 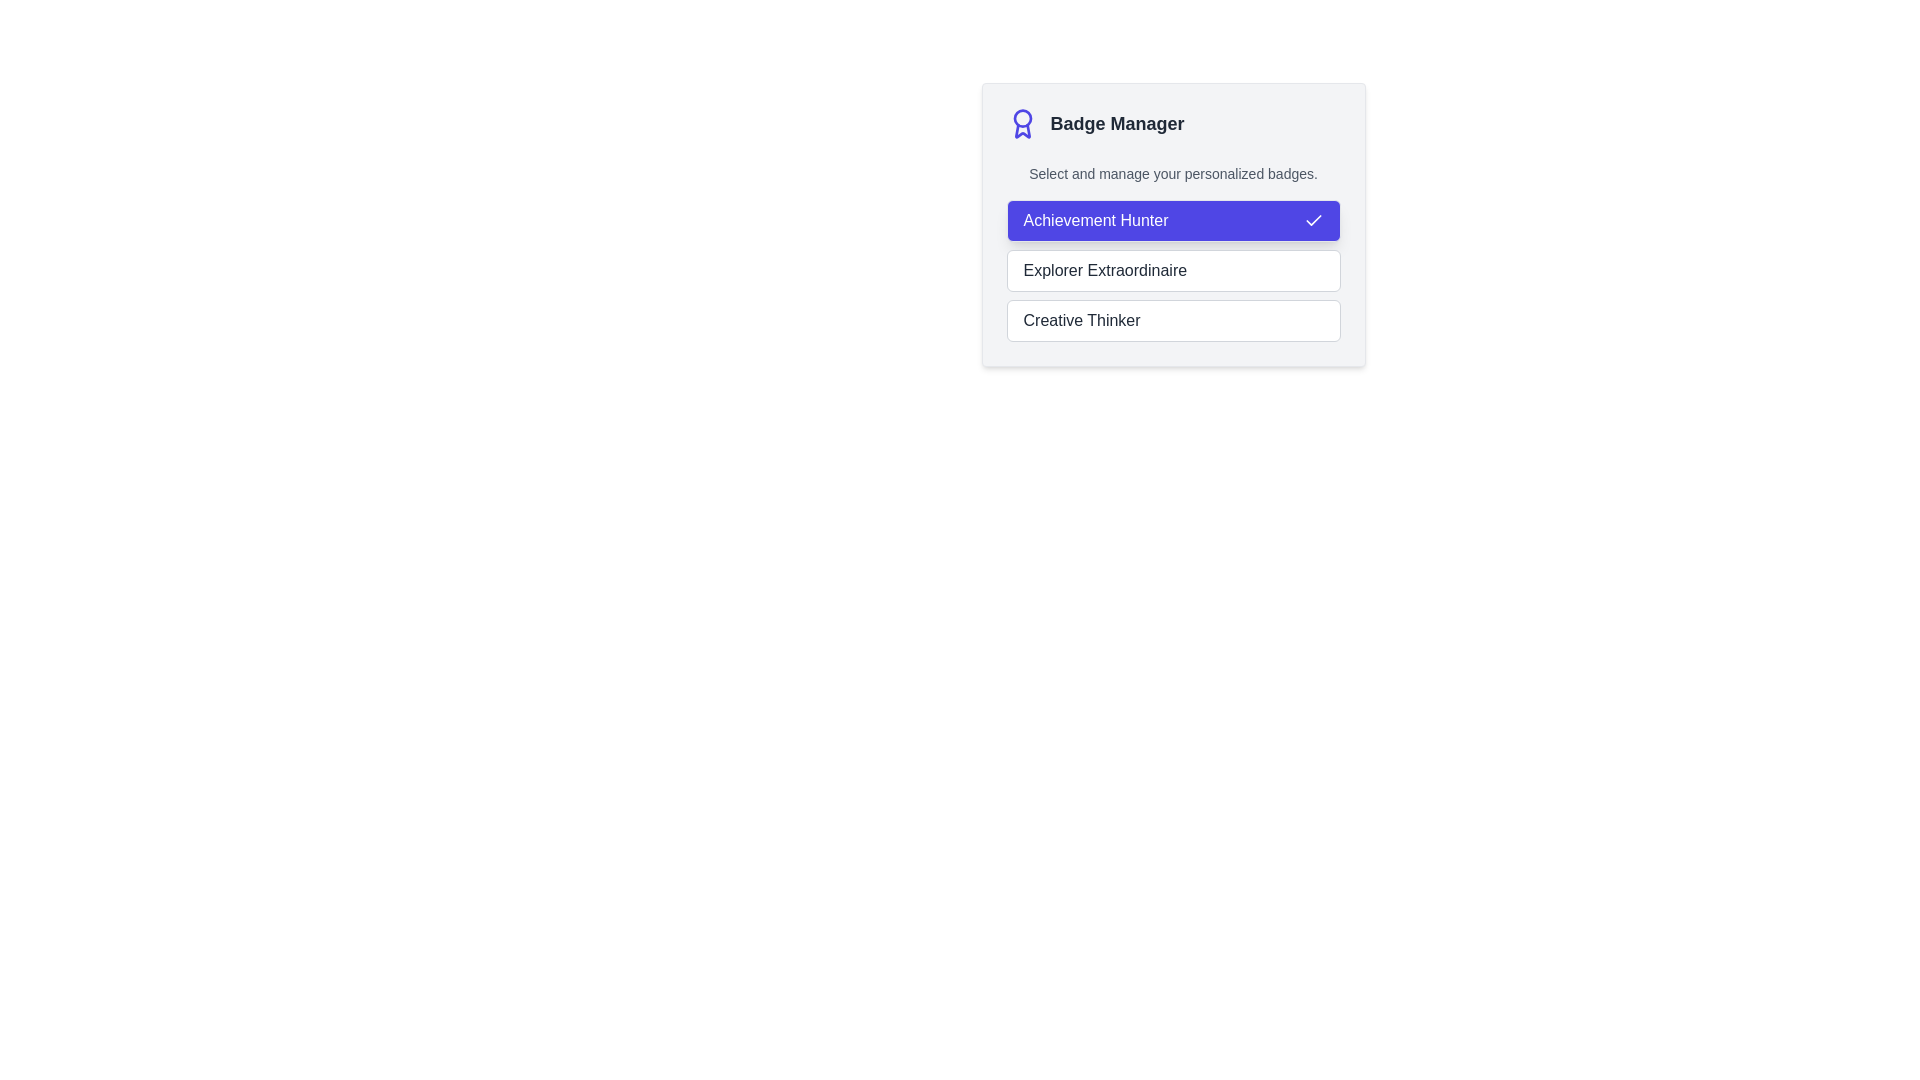 What do you see at coordinates (1173, 172) in the screenshot?
I see `the descriptive text label providing information related to badge selection and management, located beneath the 'Badge Manager' heading` at bounding box center [1173, 172].